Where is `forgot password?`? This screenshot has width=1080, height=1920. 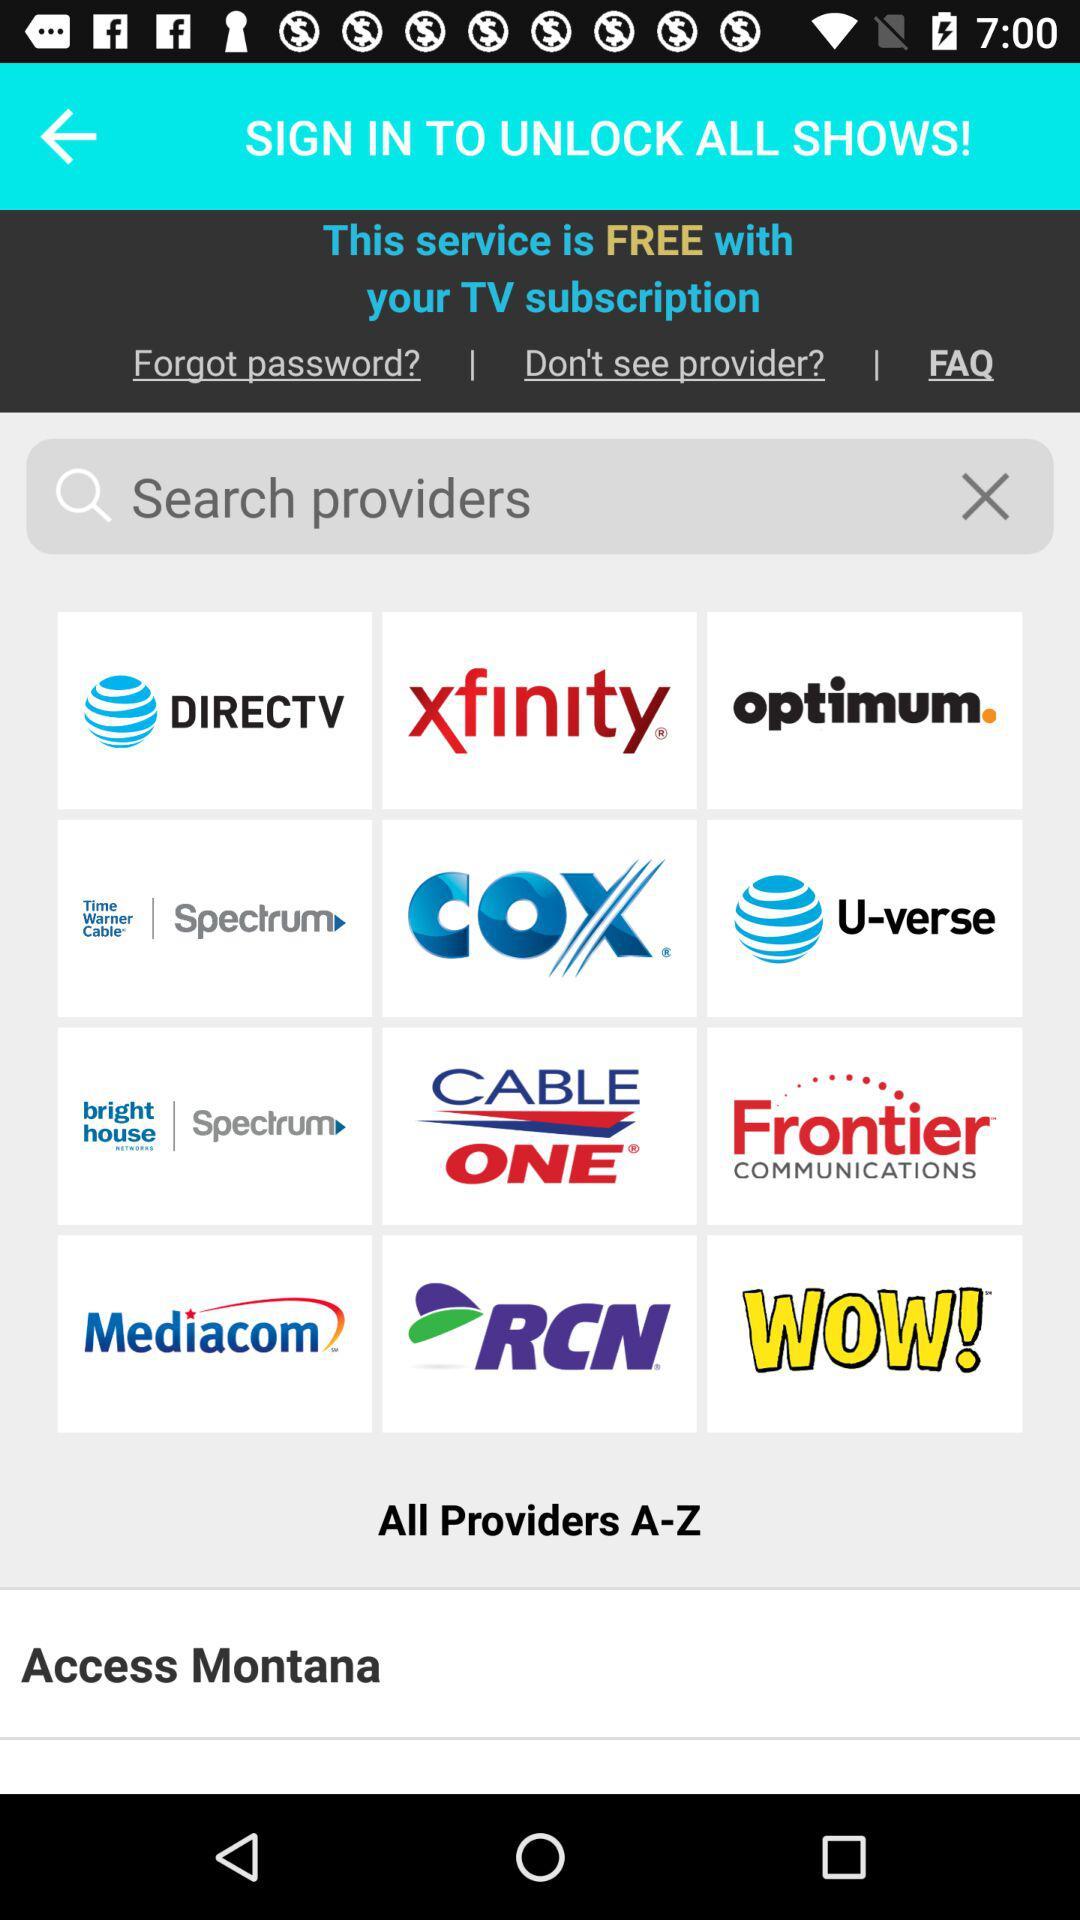 forgot password? is located at coordinates (252, 361).